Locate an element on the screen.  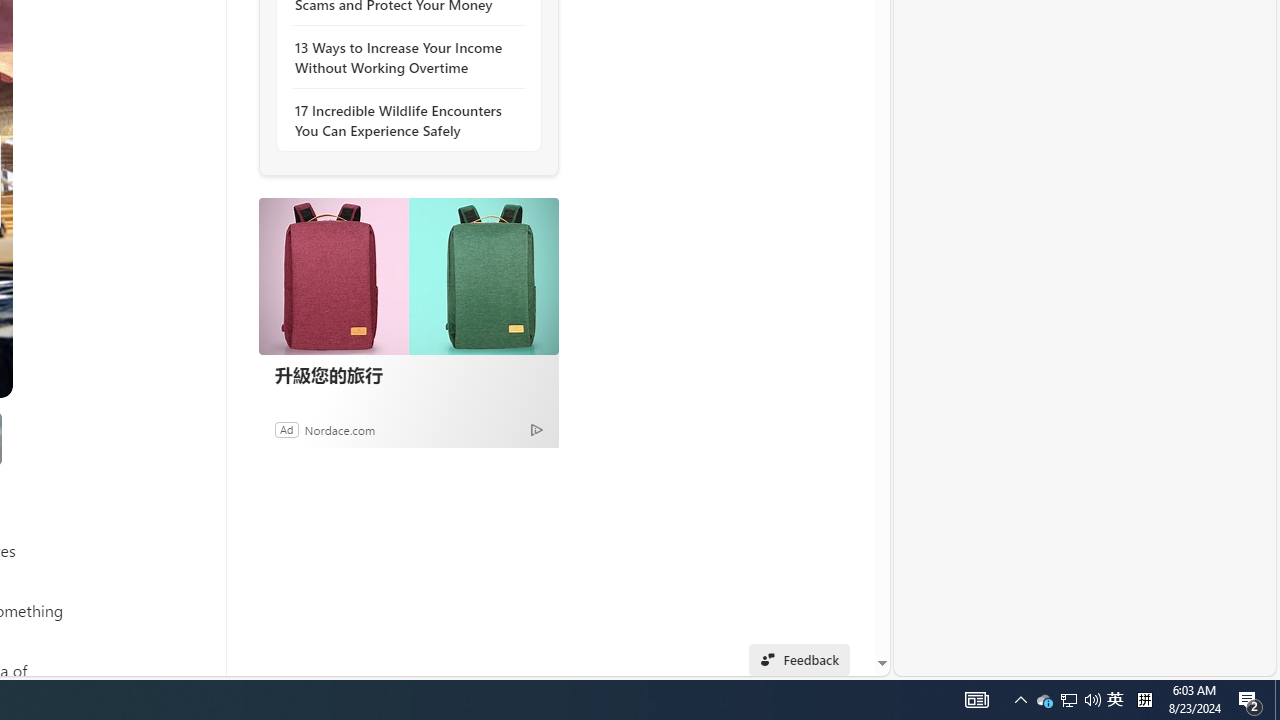
'Nordace.com' is located at coordinates (339, 428).